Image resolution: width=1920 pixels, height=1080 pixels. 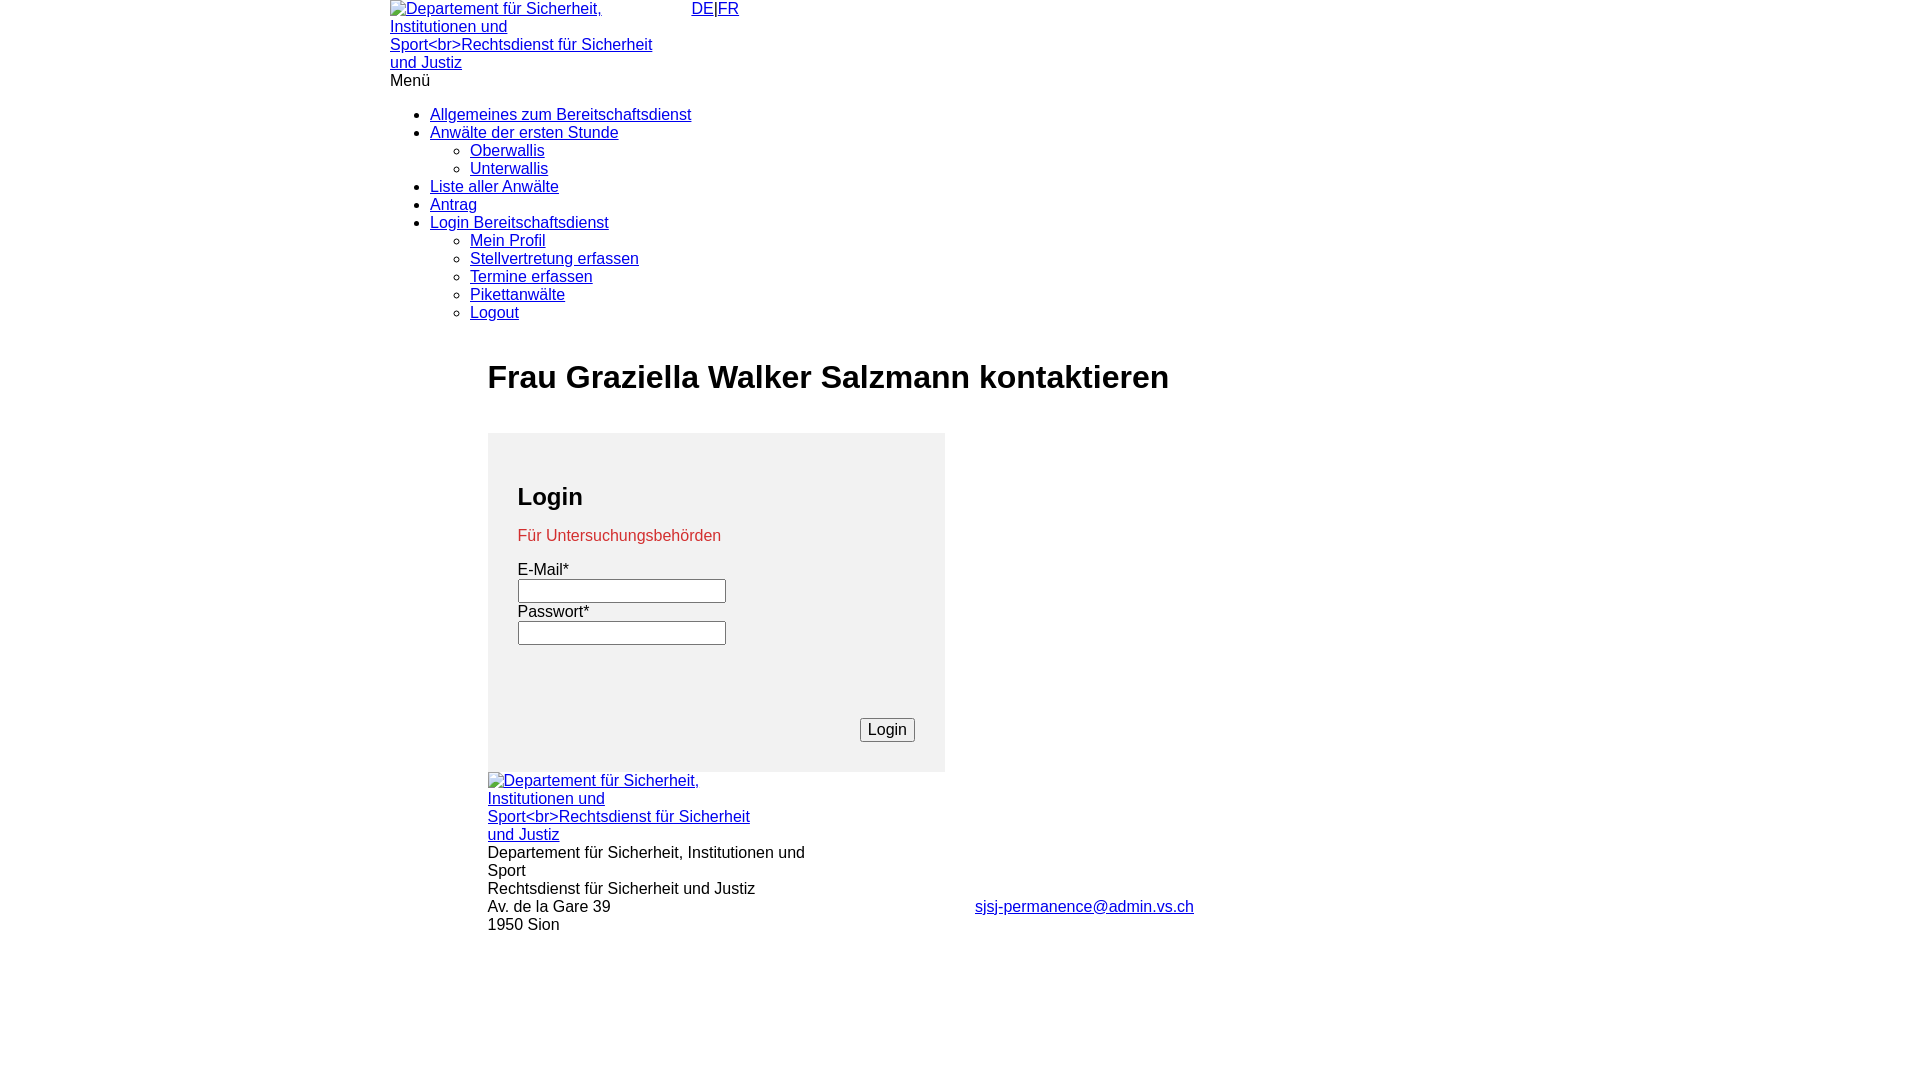 What do you see at coordinates (508, 239) in the screenshot?
I see `'Mein Profil'` at bounding box center [508, 239].